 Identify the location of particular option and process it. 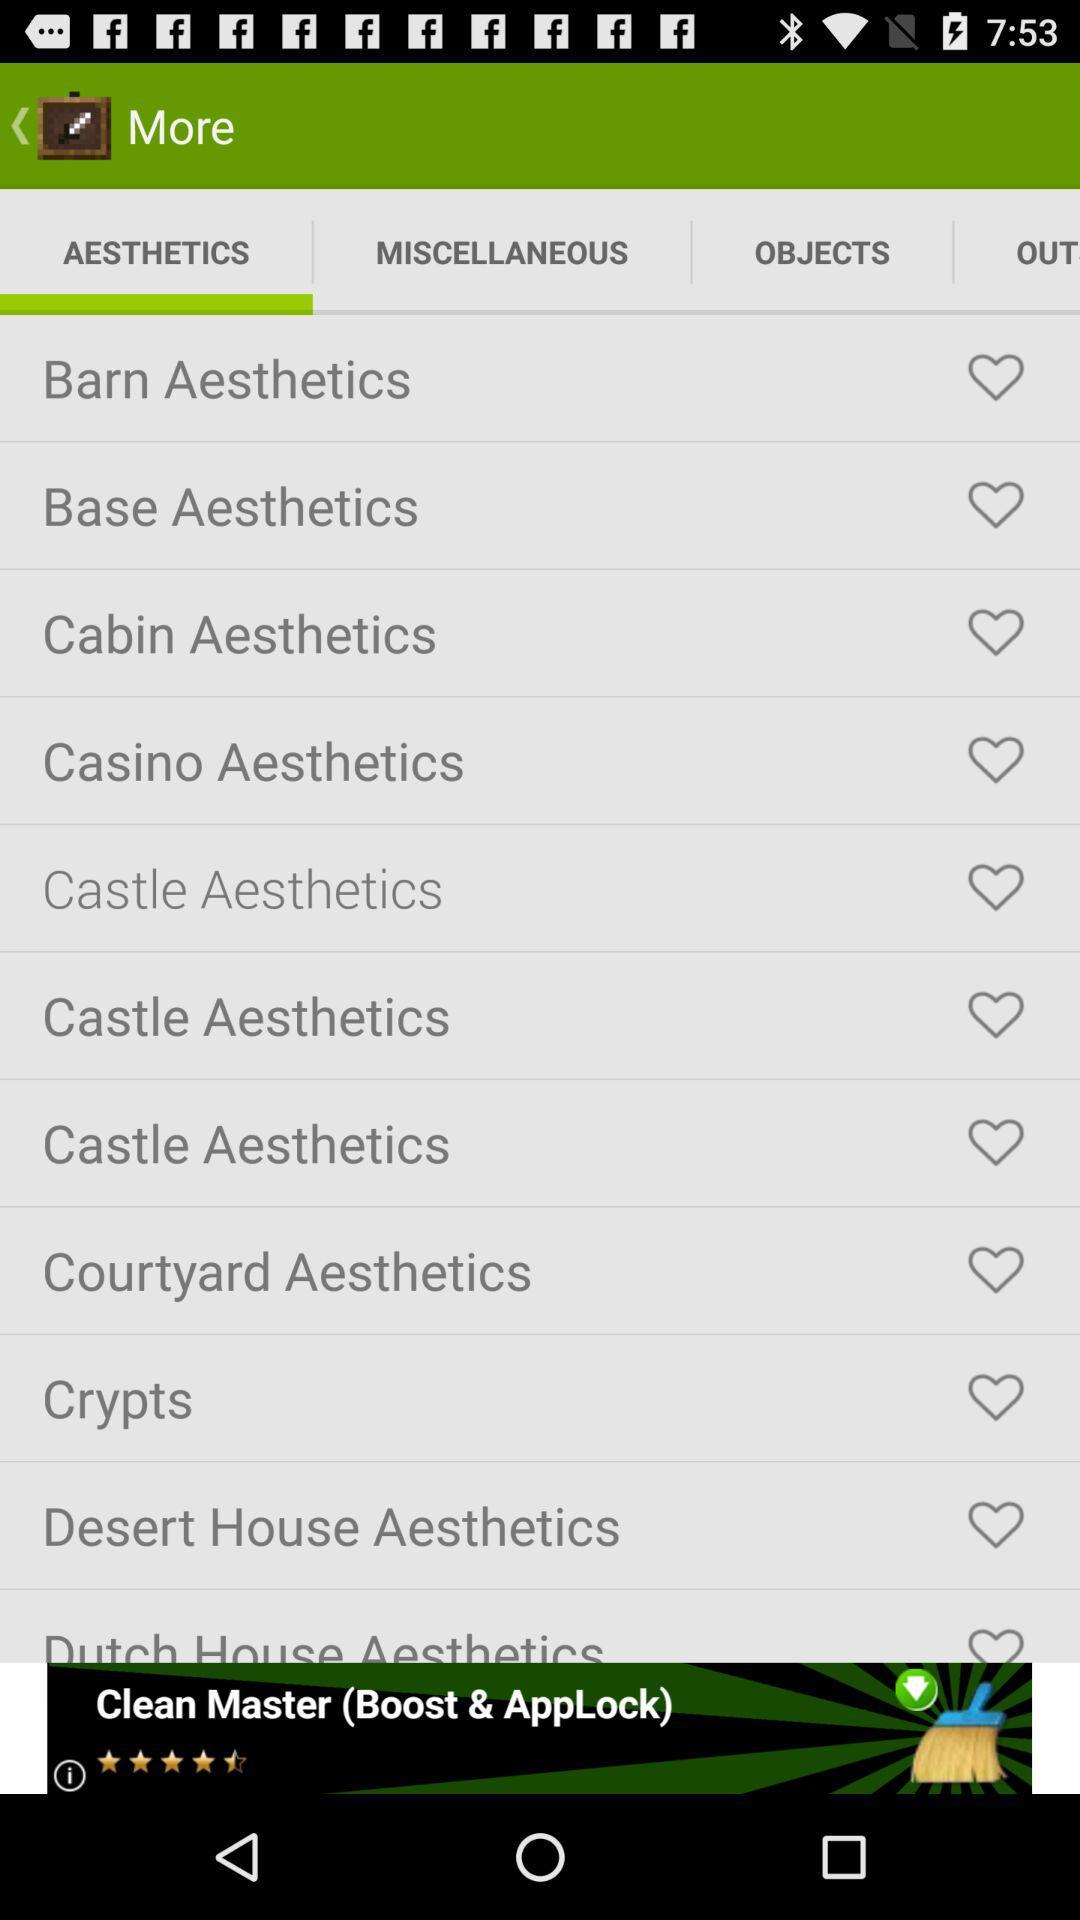
(995, 1396).